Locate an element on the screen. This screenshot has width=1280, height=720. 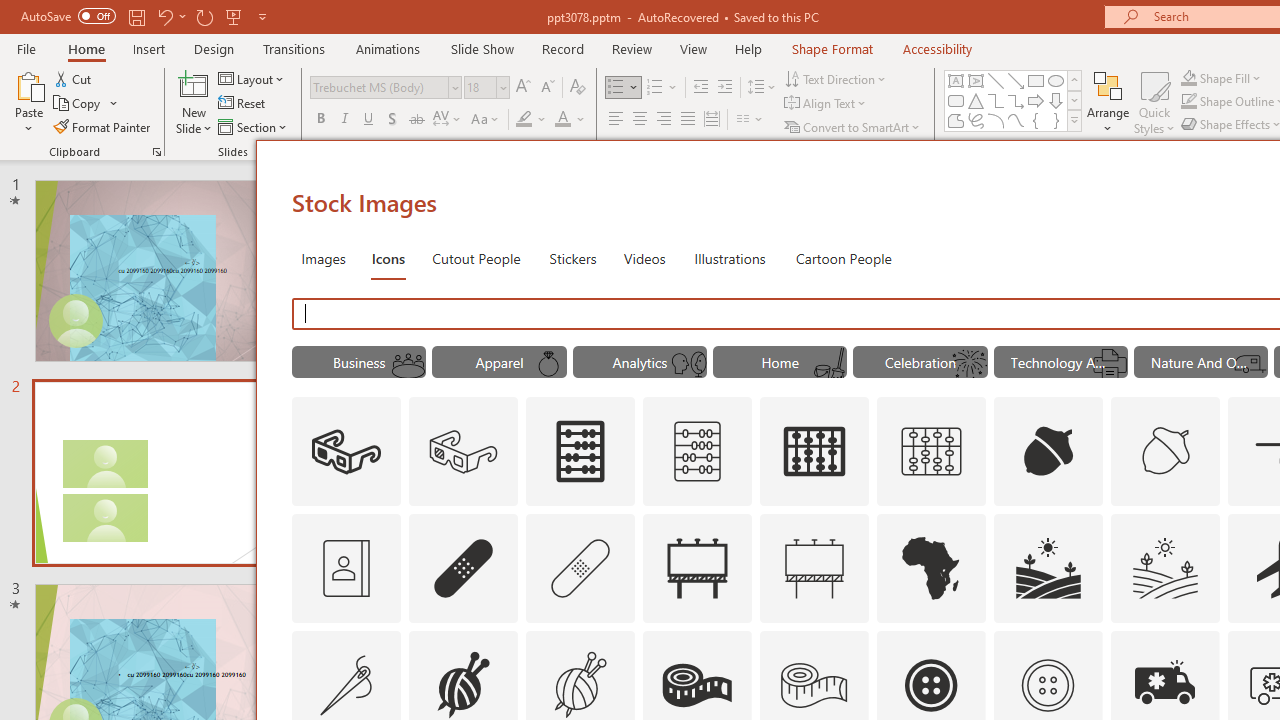
'Font Color Red' is located at coordinates (561, 119).